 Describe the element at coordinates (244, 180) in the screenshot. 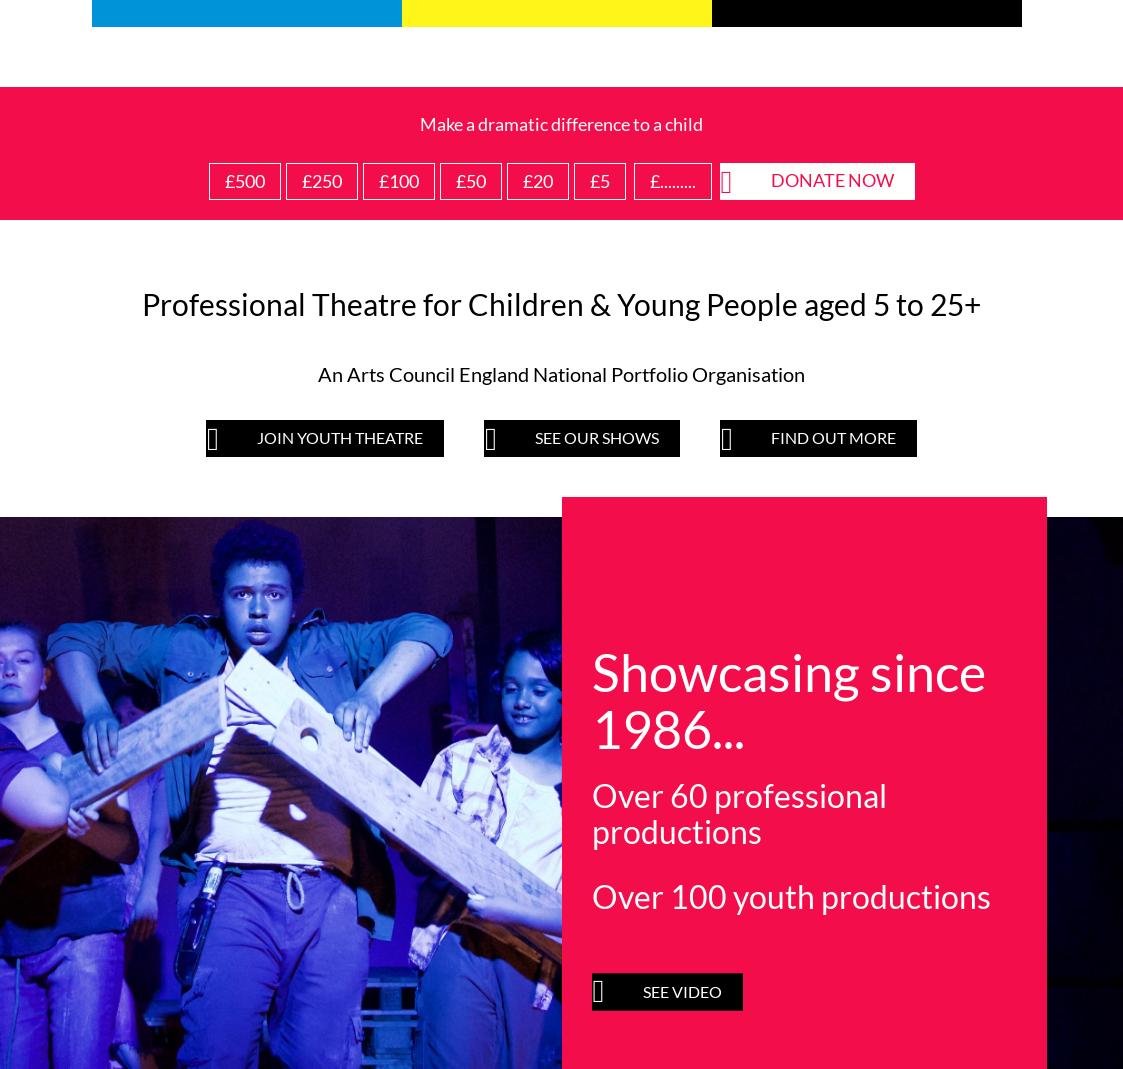

I see `'£500'` at that location.